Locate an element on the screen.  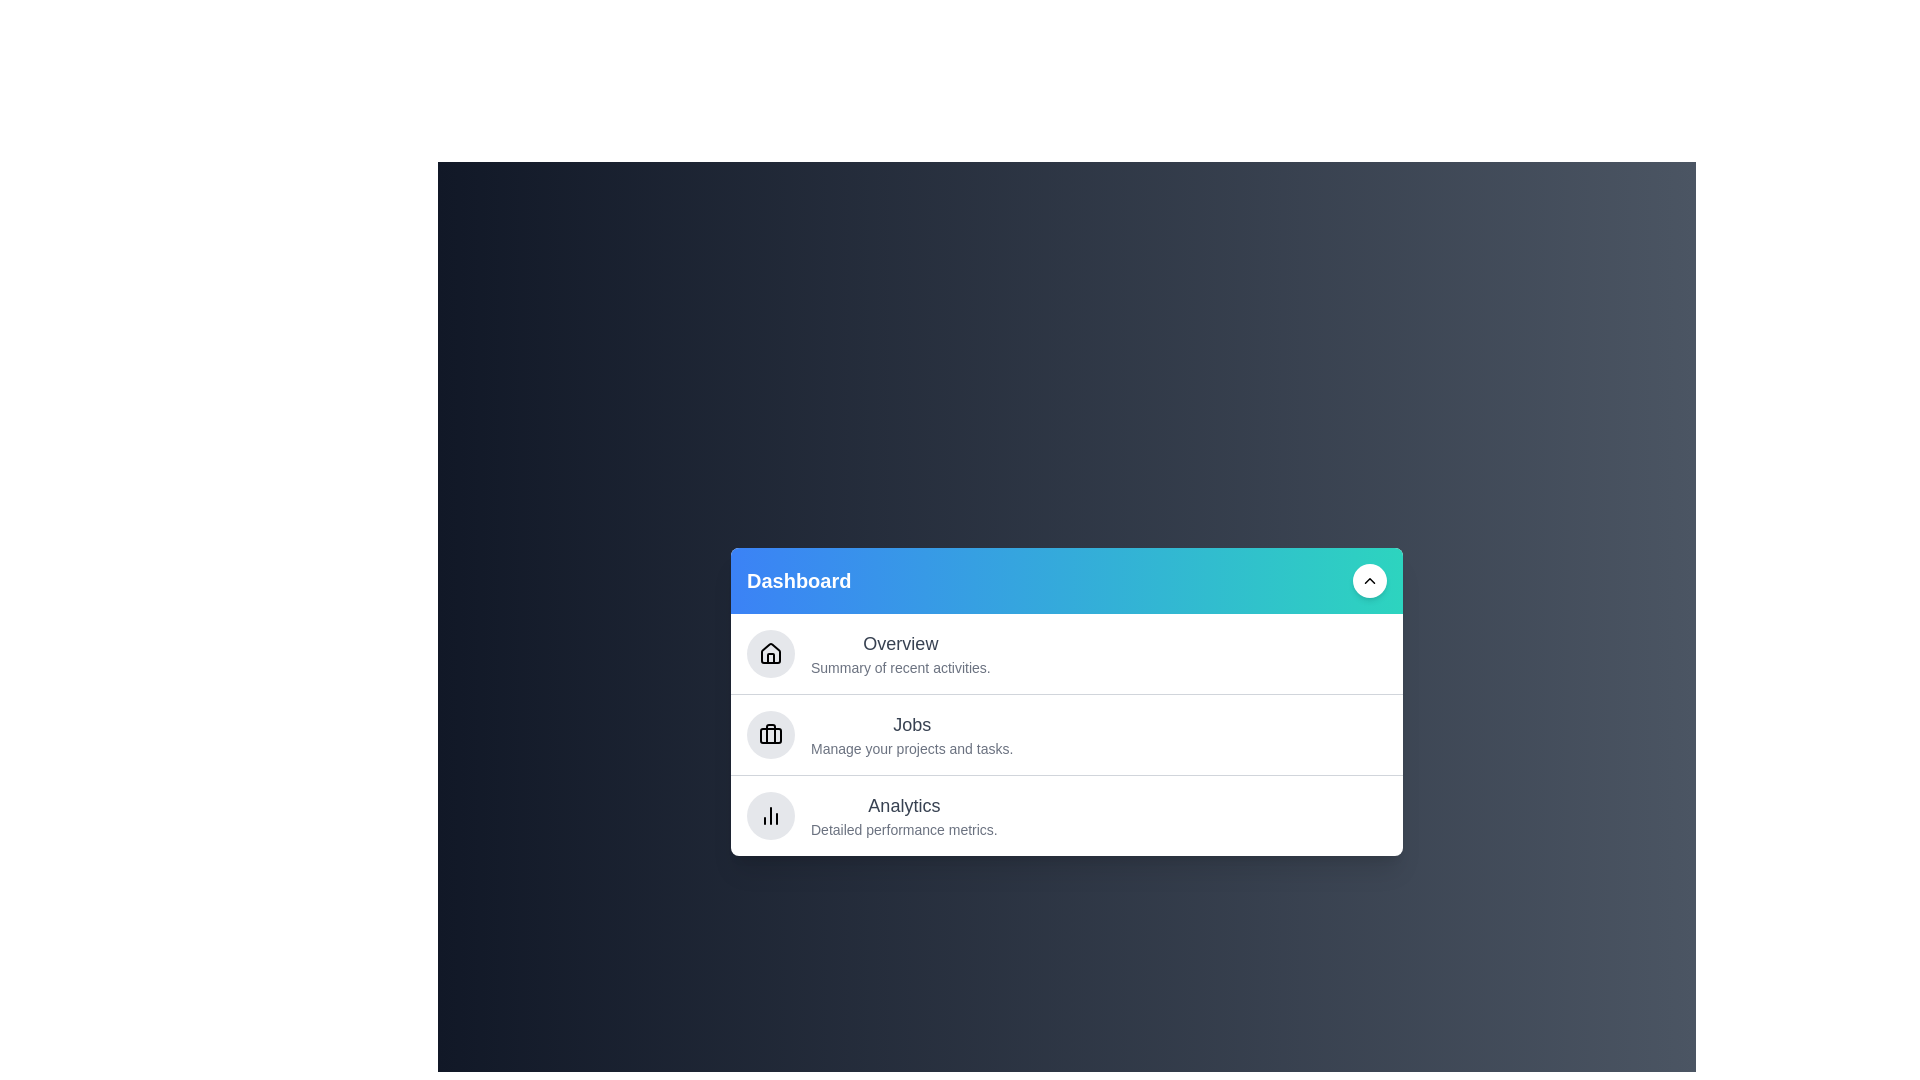
the section Overview in the dashboard is located at coordinates (1065, 654).